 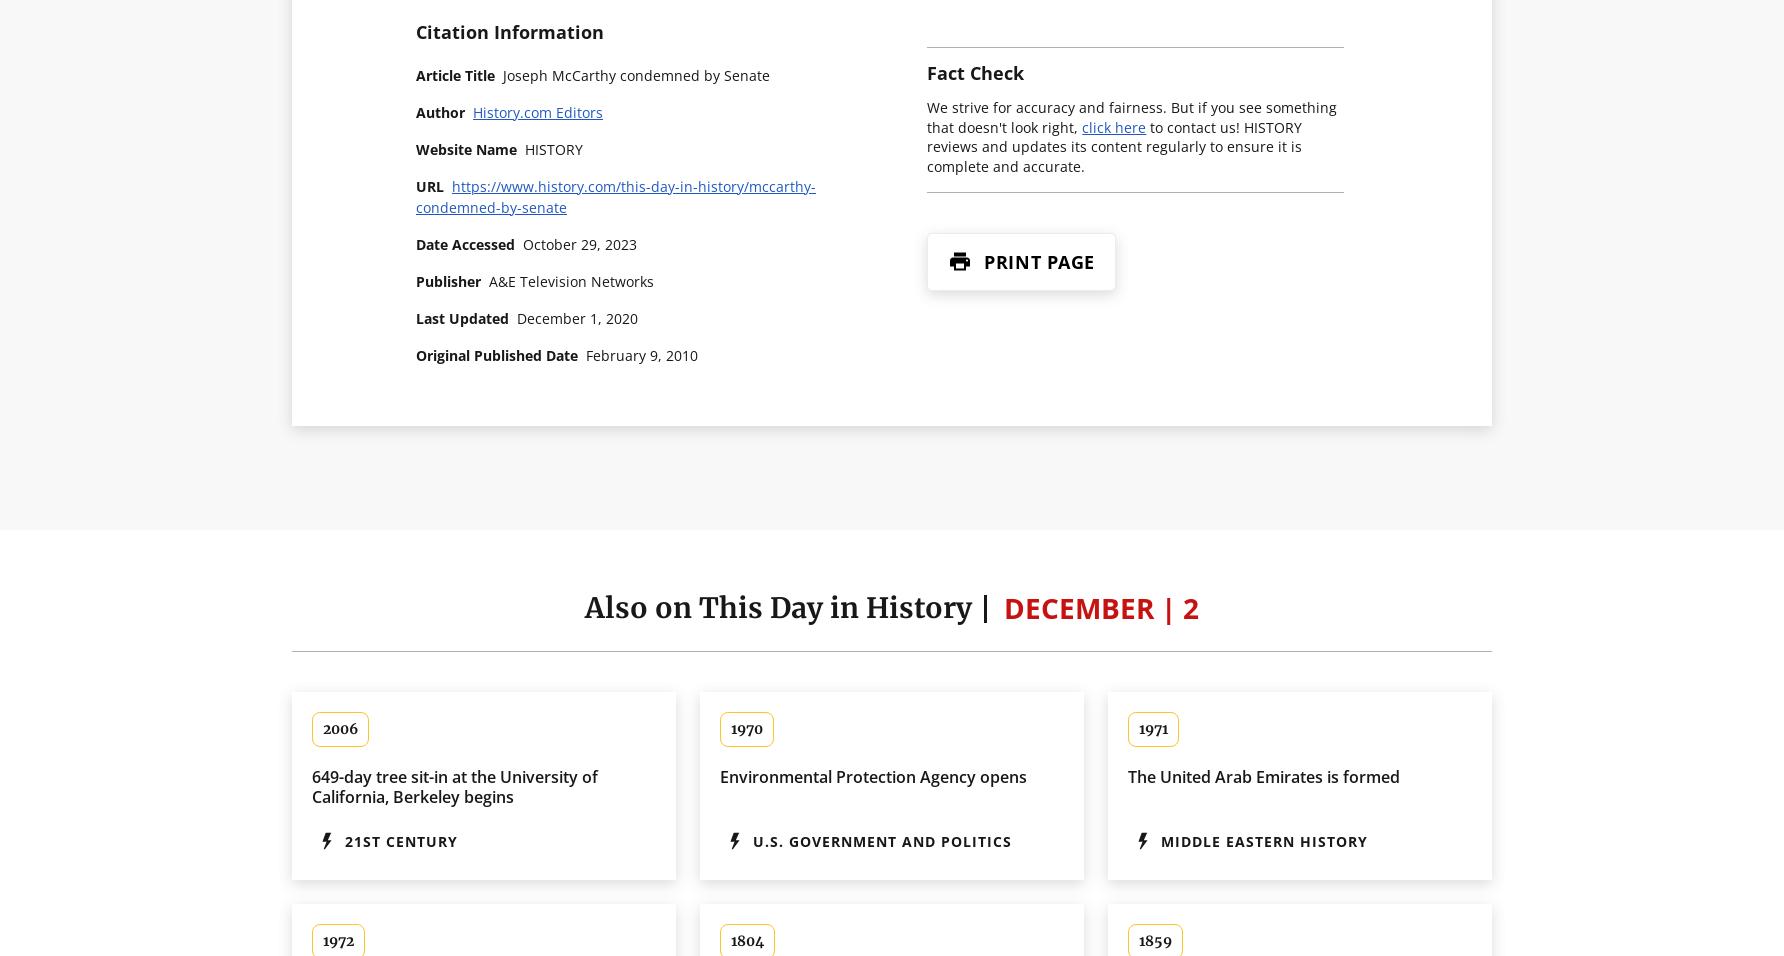 I want to click on '21st Century', so click(x=400, y=840).